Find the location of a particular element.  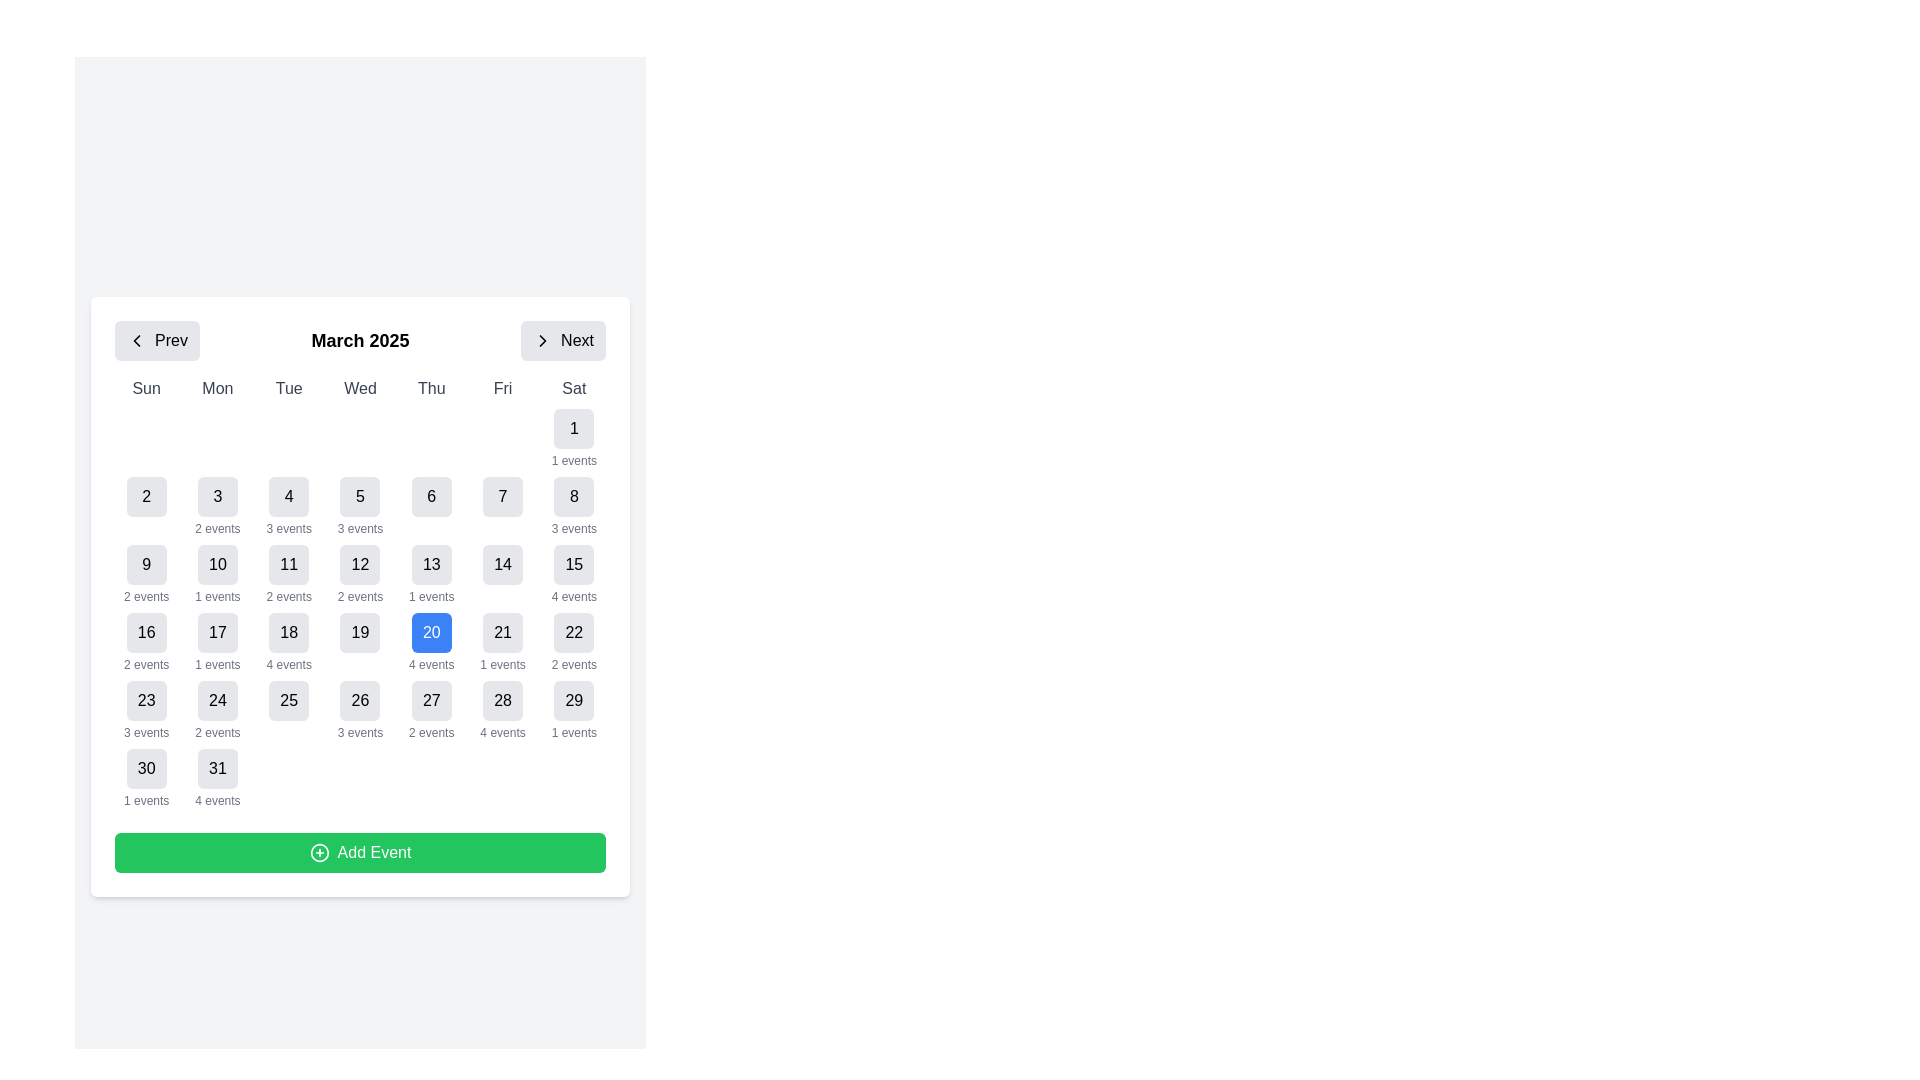

the number '17' in the Calendar day entry is located at coordinates (217, 643).